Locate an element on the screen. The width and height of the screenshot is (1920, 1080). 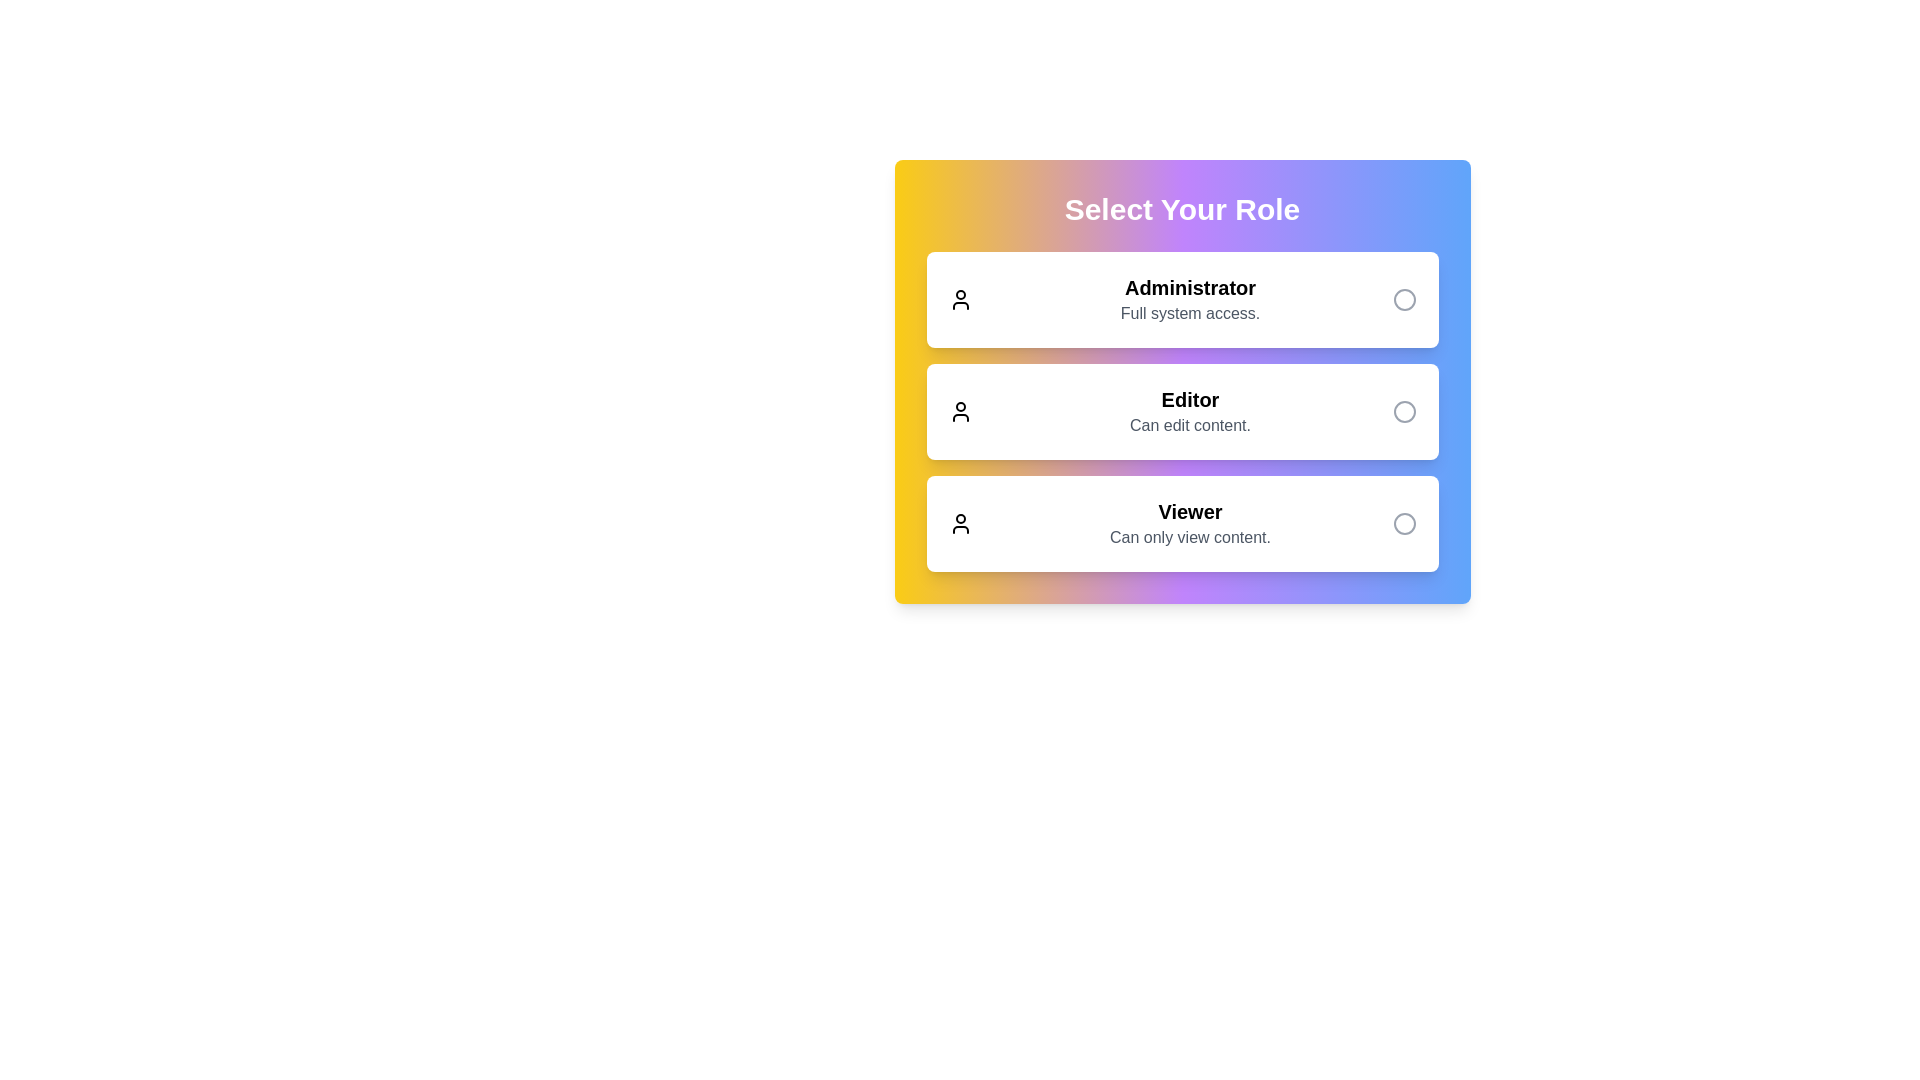
the 'Administrator' radio button, which is the first item in the radio button list styled as a card, located in the 'Select Your Role' panel is located at coordinates (1182, 300).